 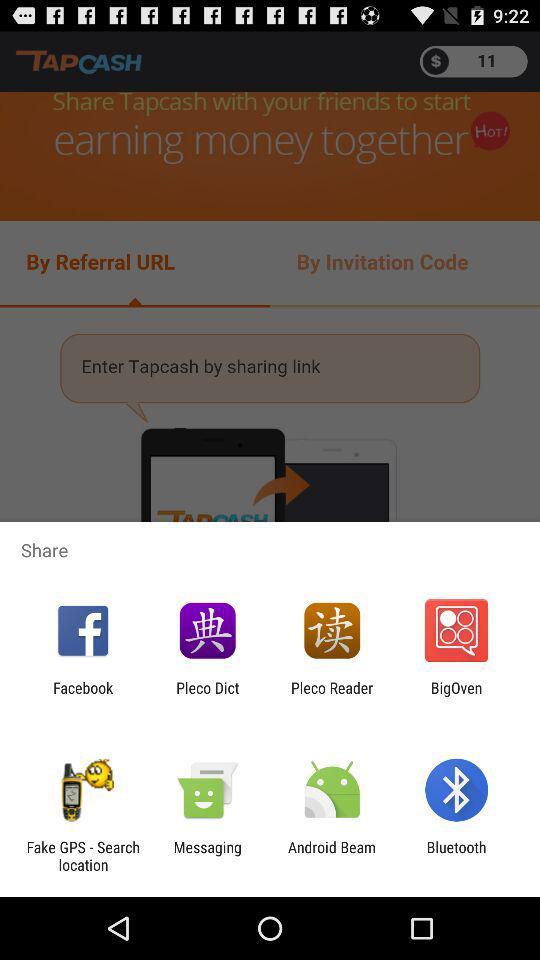 What do you see at coordinates (82, 855) in the screenshot?
I see `the icon to the left of the messaging icon` at bounding box center [82, 855].